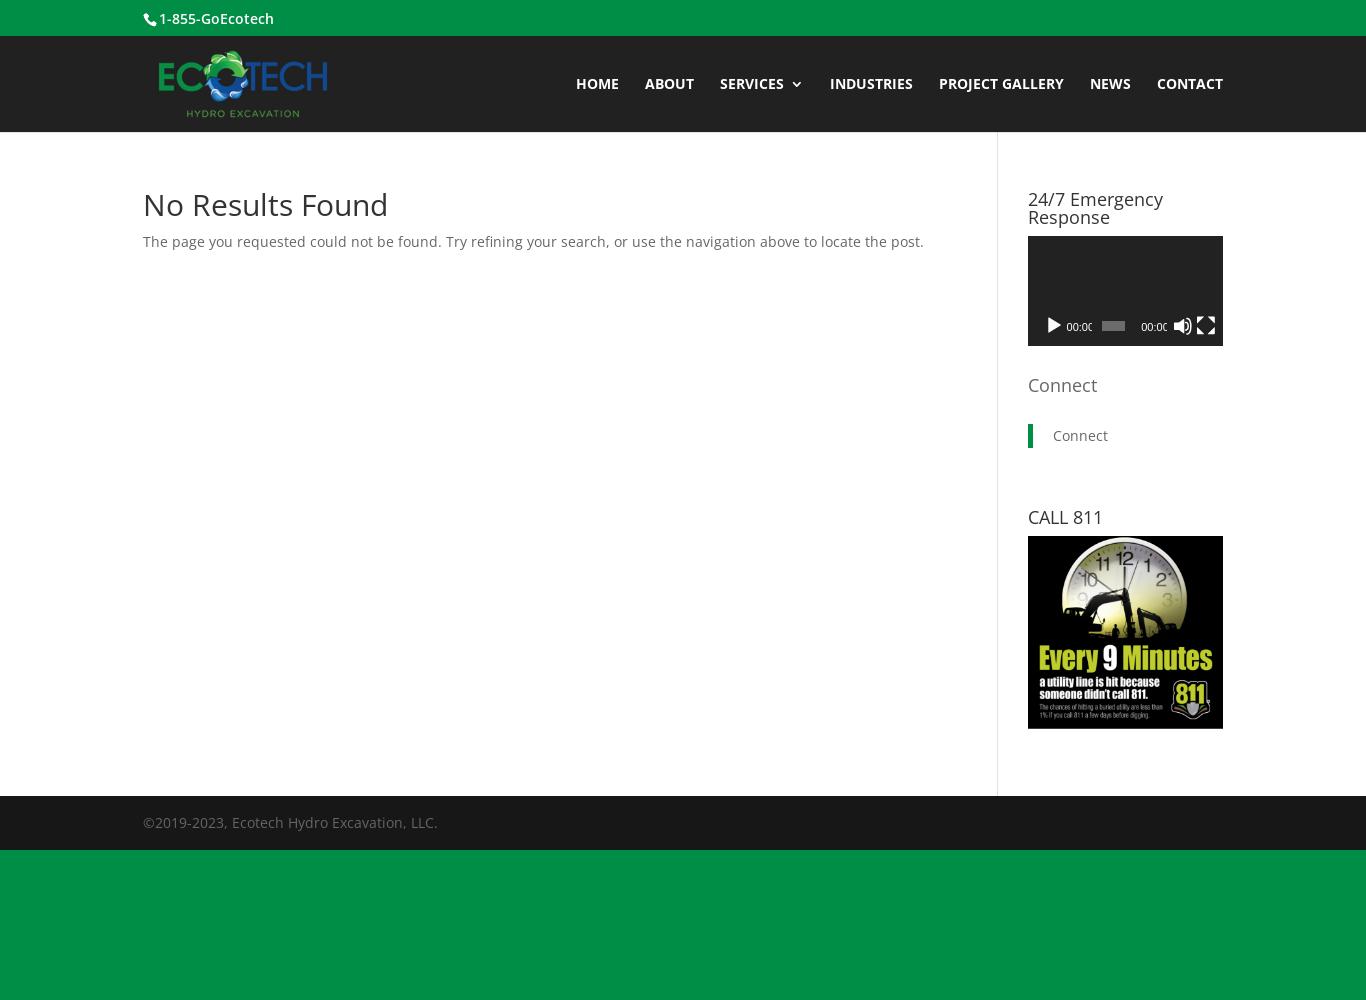 The width and height of the screenshot is (1366, 1000). What do you see at coordinates (1064, 522) in the screenshot?
I see `'Bulk Excavation'` at bounding box center [1064, 522].